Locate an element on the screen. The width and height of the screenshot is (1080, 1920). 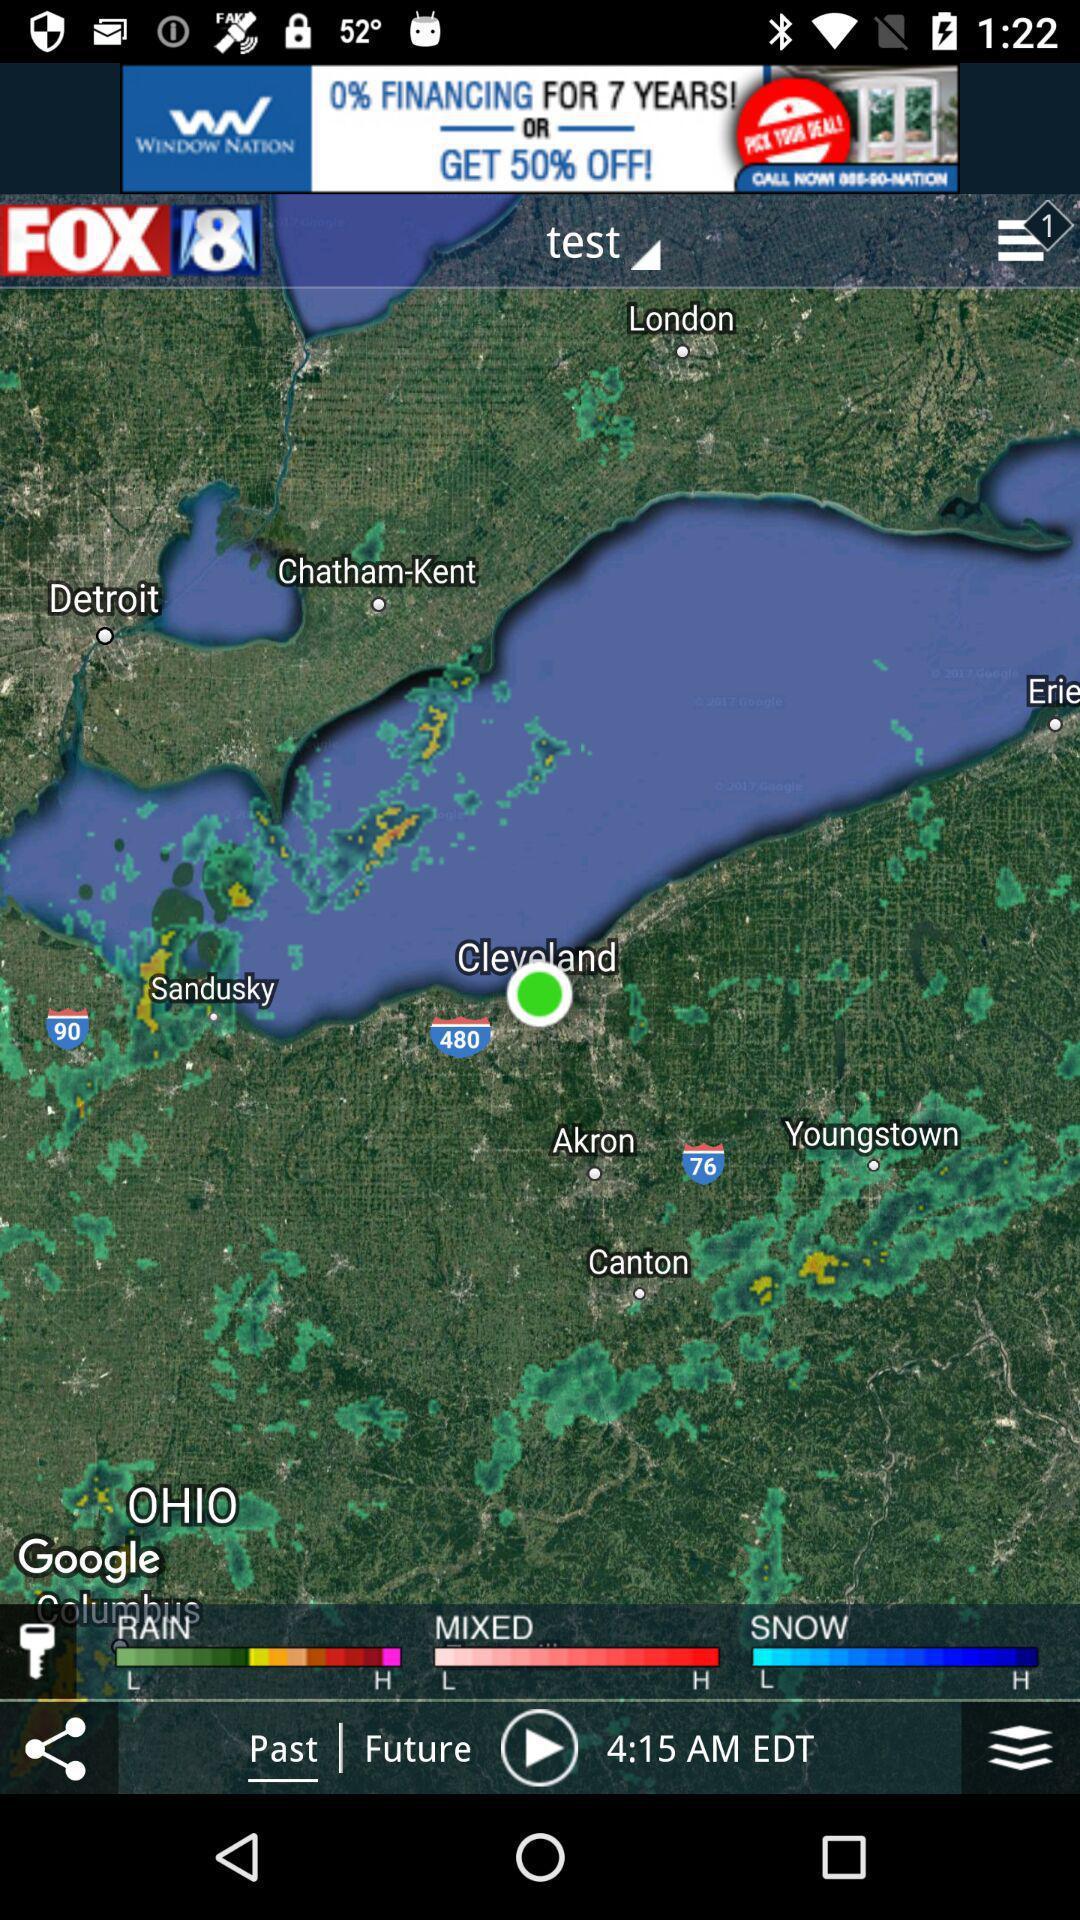
the icon at right side of 415 am edt is located at coordinates (1021, 1746).